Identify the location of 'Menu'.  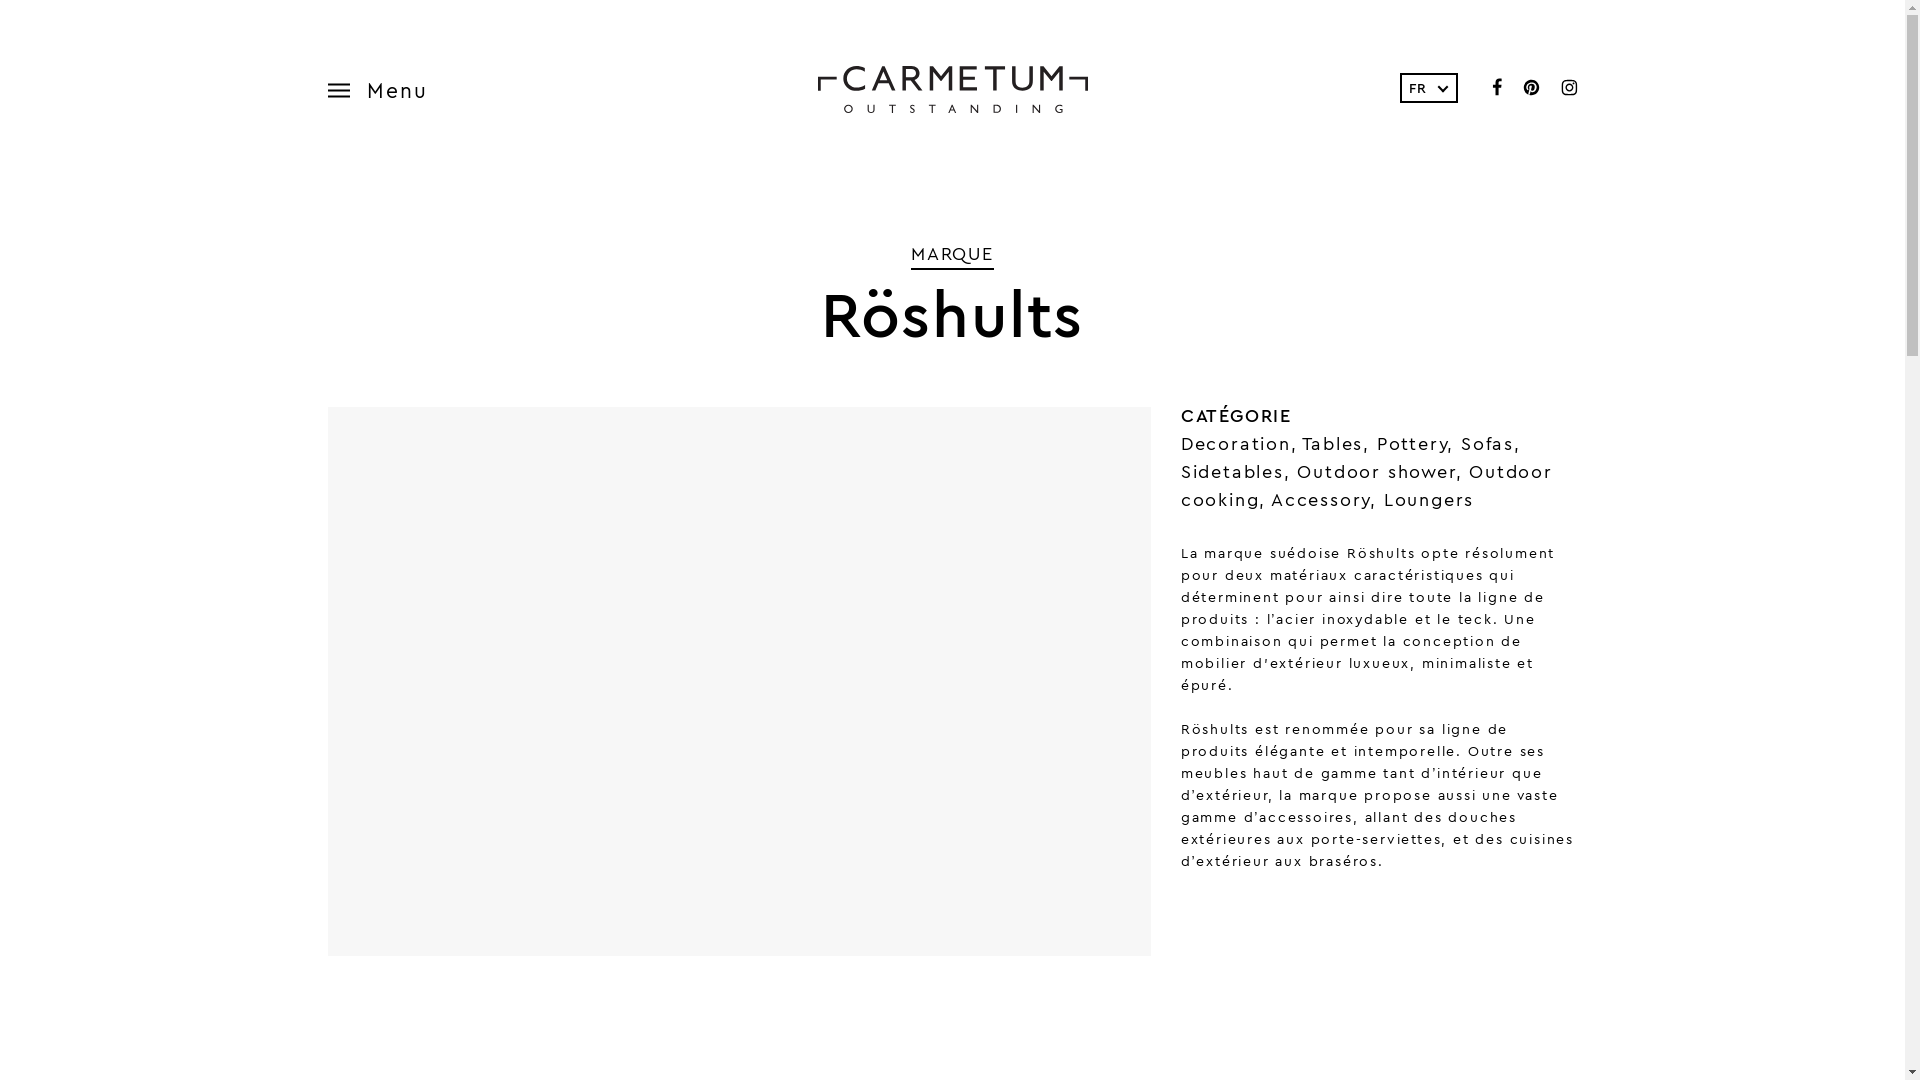
(388, 88).